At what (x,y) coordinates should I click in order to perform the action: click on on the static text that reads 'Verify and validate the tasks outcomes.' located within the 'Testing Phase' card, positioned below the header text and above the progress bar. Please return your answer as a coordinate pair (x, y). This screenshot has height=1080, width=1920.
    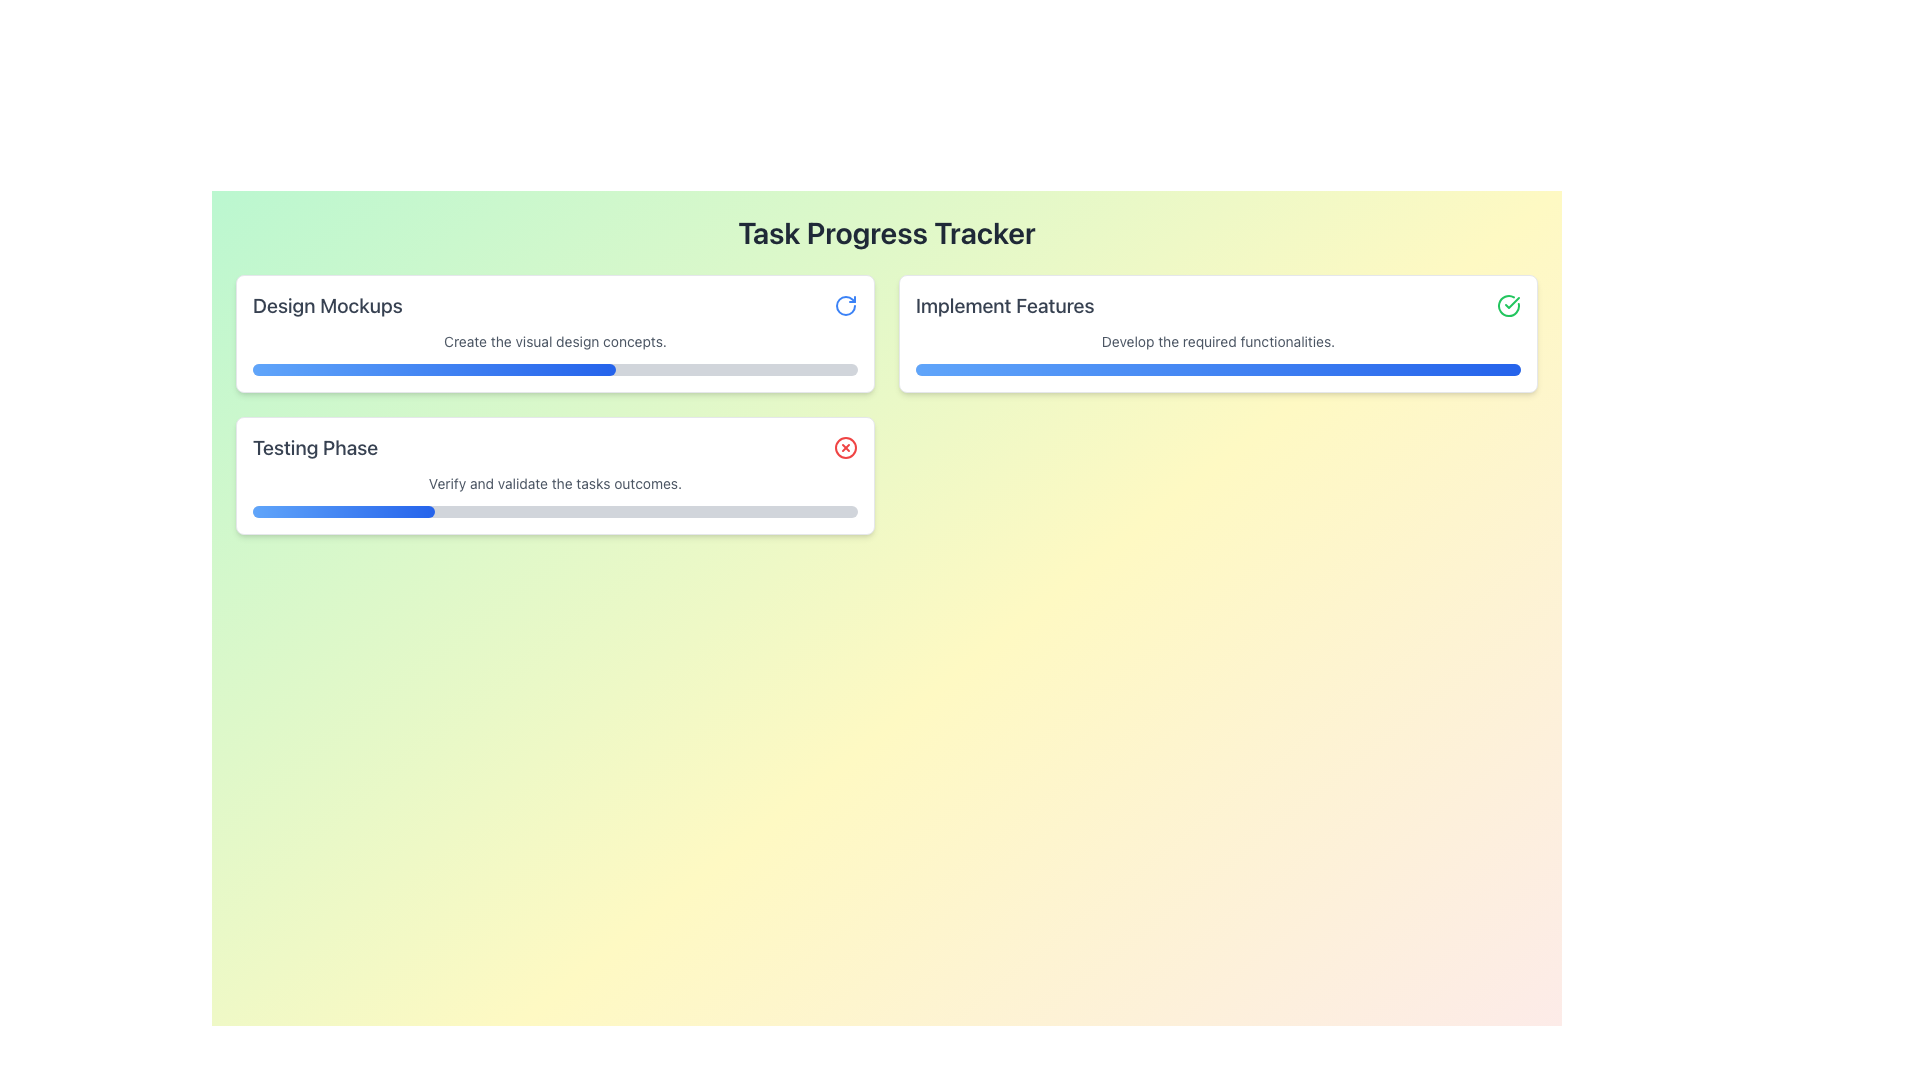
    Looking at the image, I should click on (555, 483).